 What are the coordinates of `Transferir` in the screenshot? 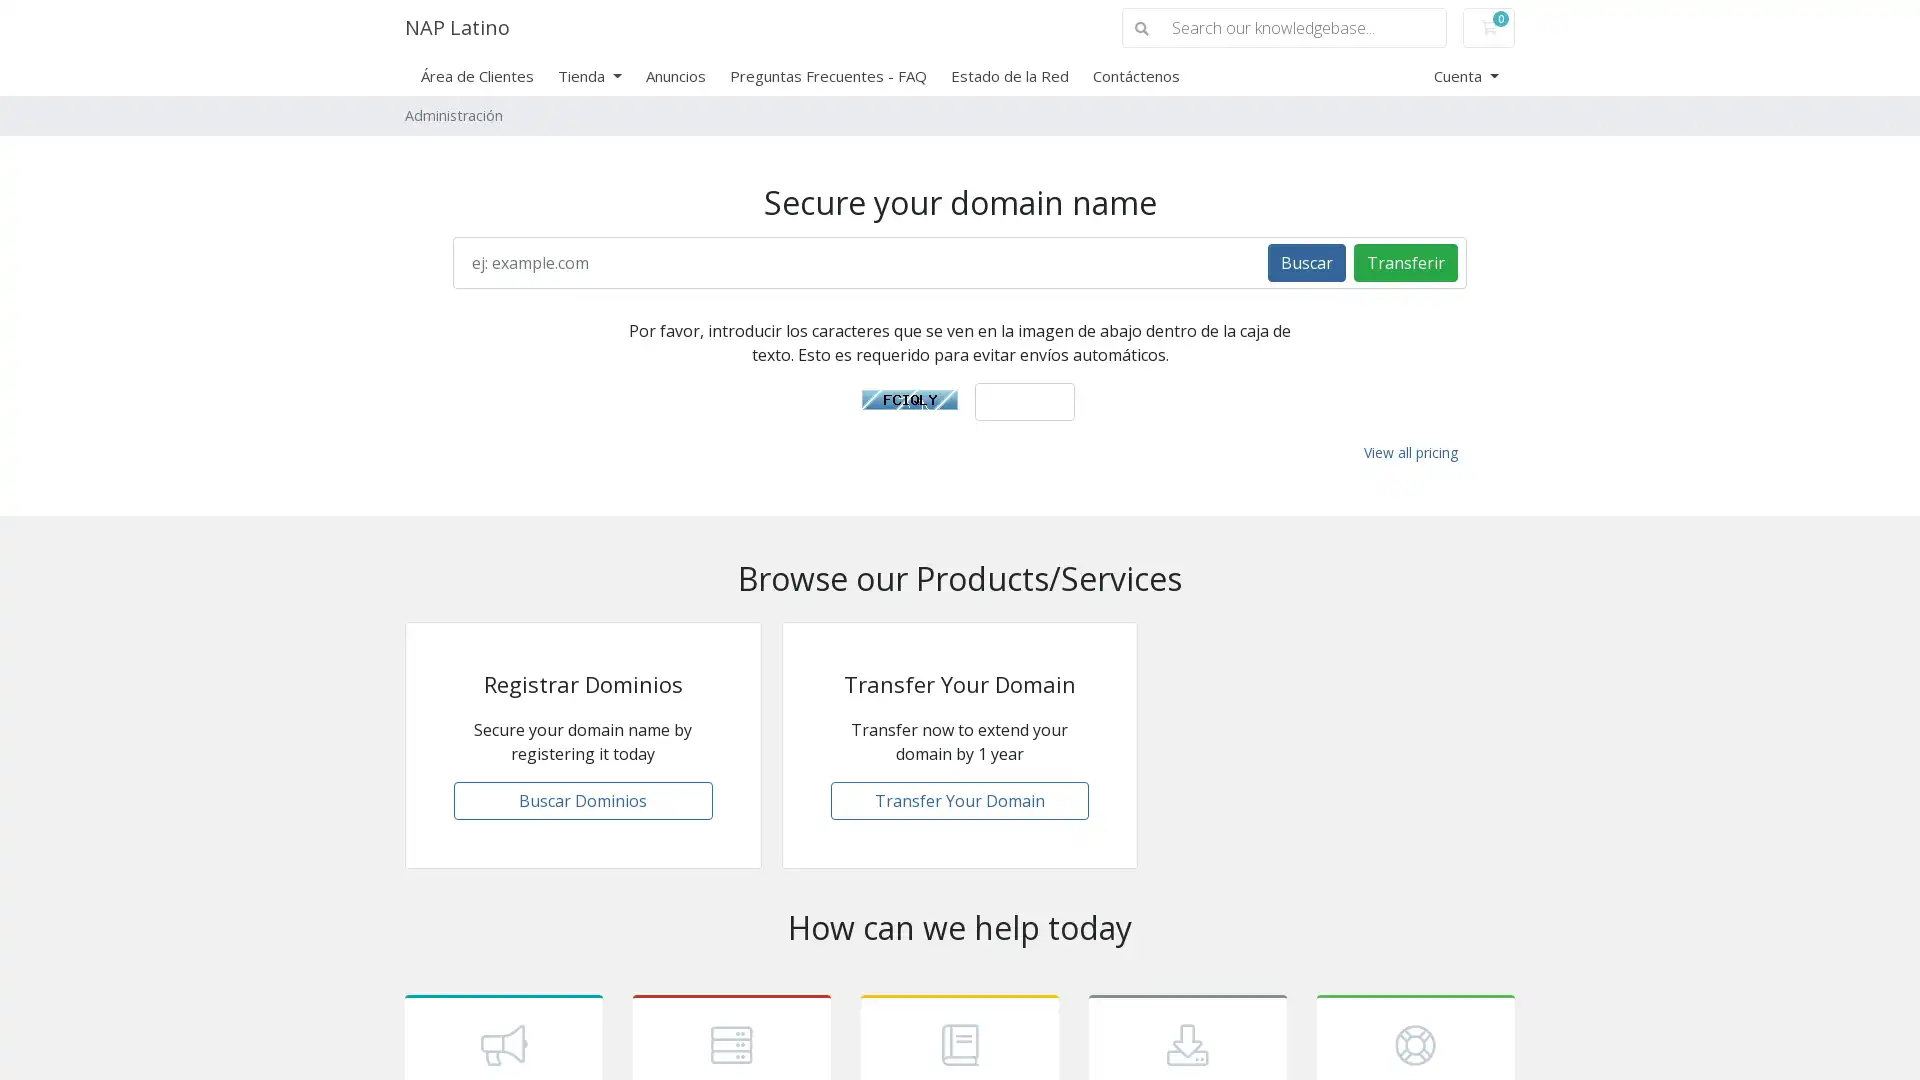 It's located at (1405, 261).